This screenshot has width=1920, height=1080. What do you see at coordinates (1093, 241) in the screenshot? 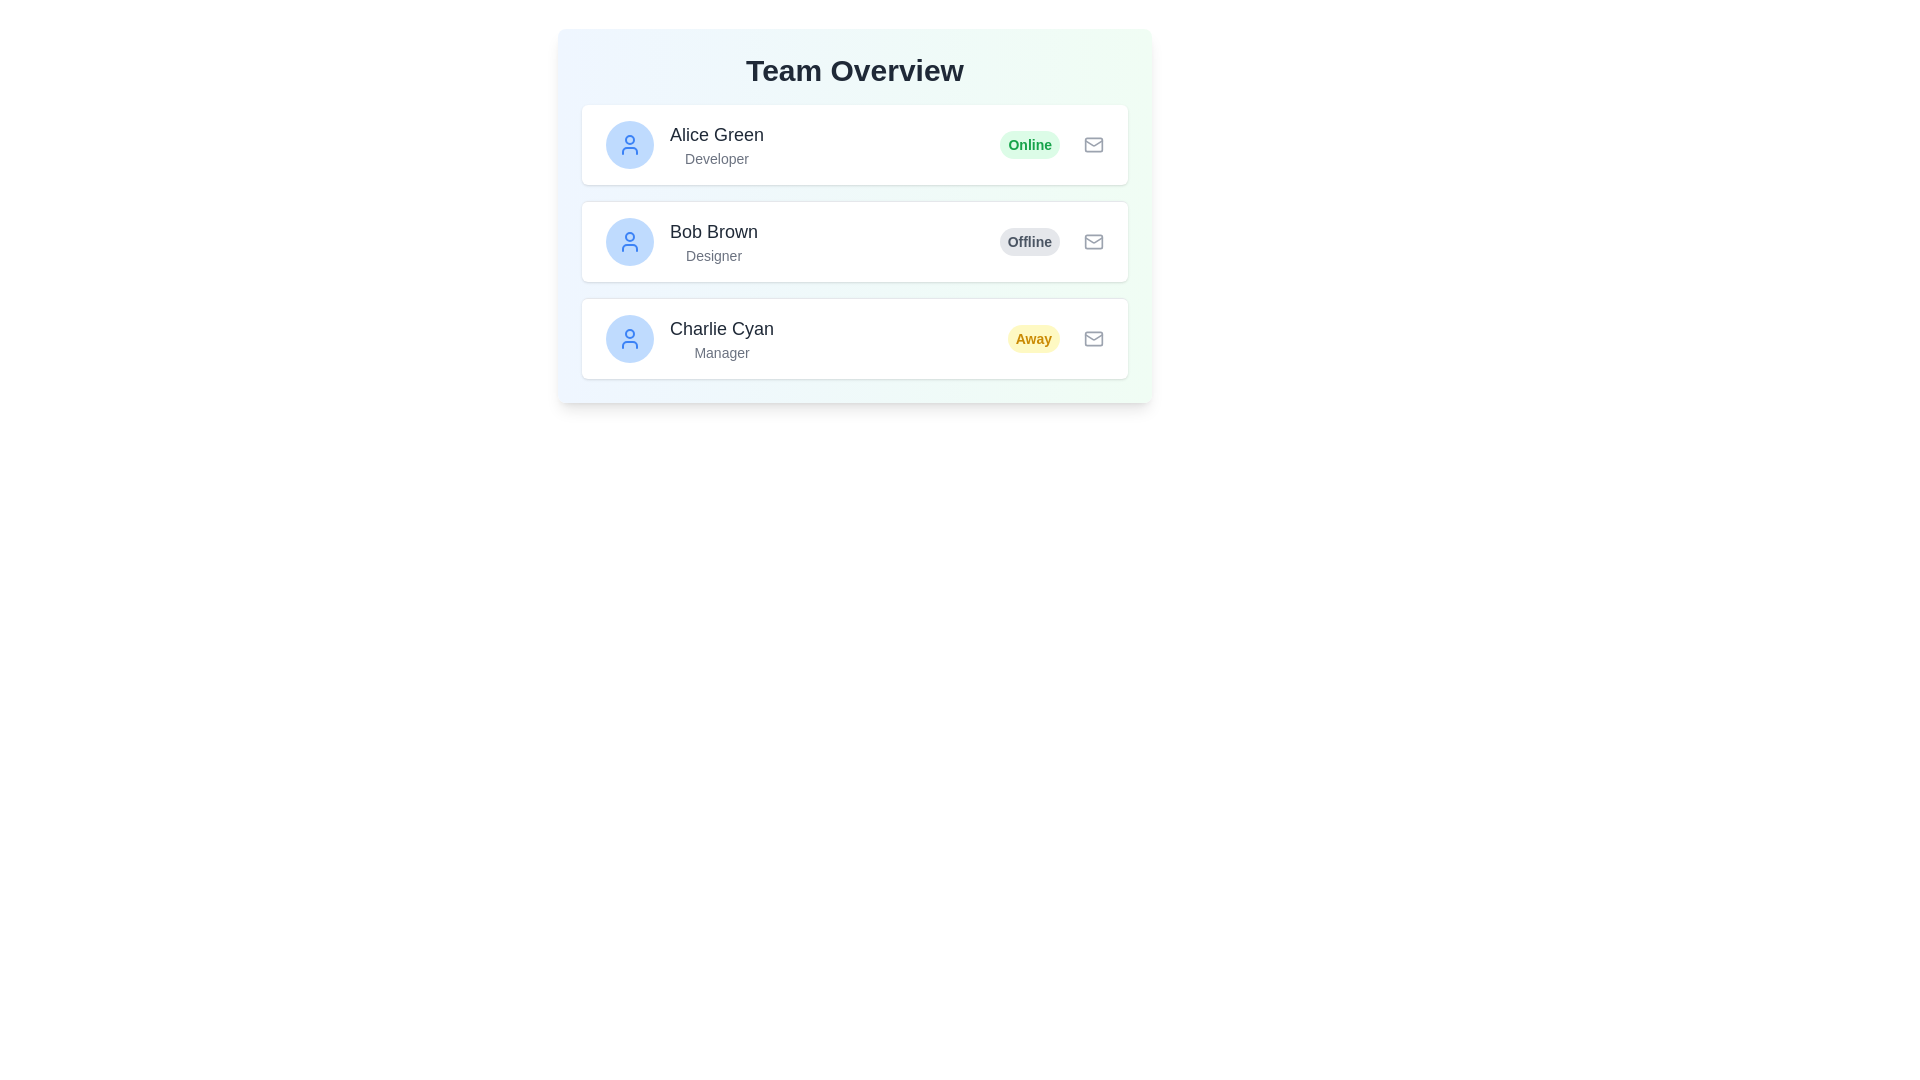
I see `the envelope-shaped icon representing email or messaging applications, located to the right of the box labeled 'Bob Brown' and 'Designer', adjacent to the 'Offline' status indicator` at bounding box center [1093, 241].